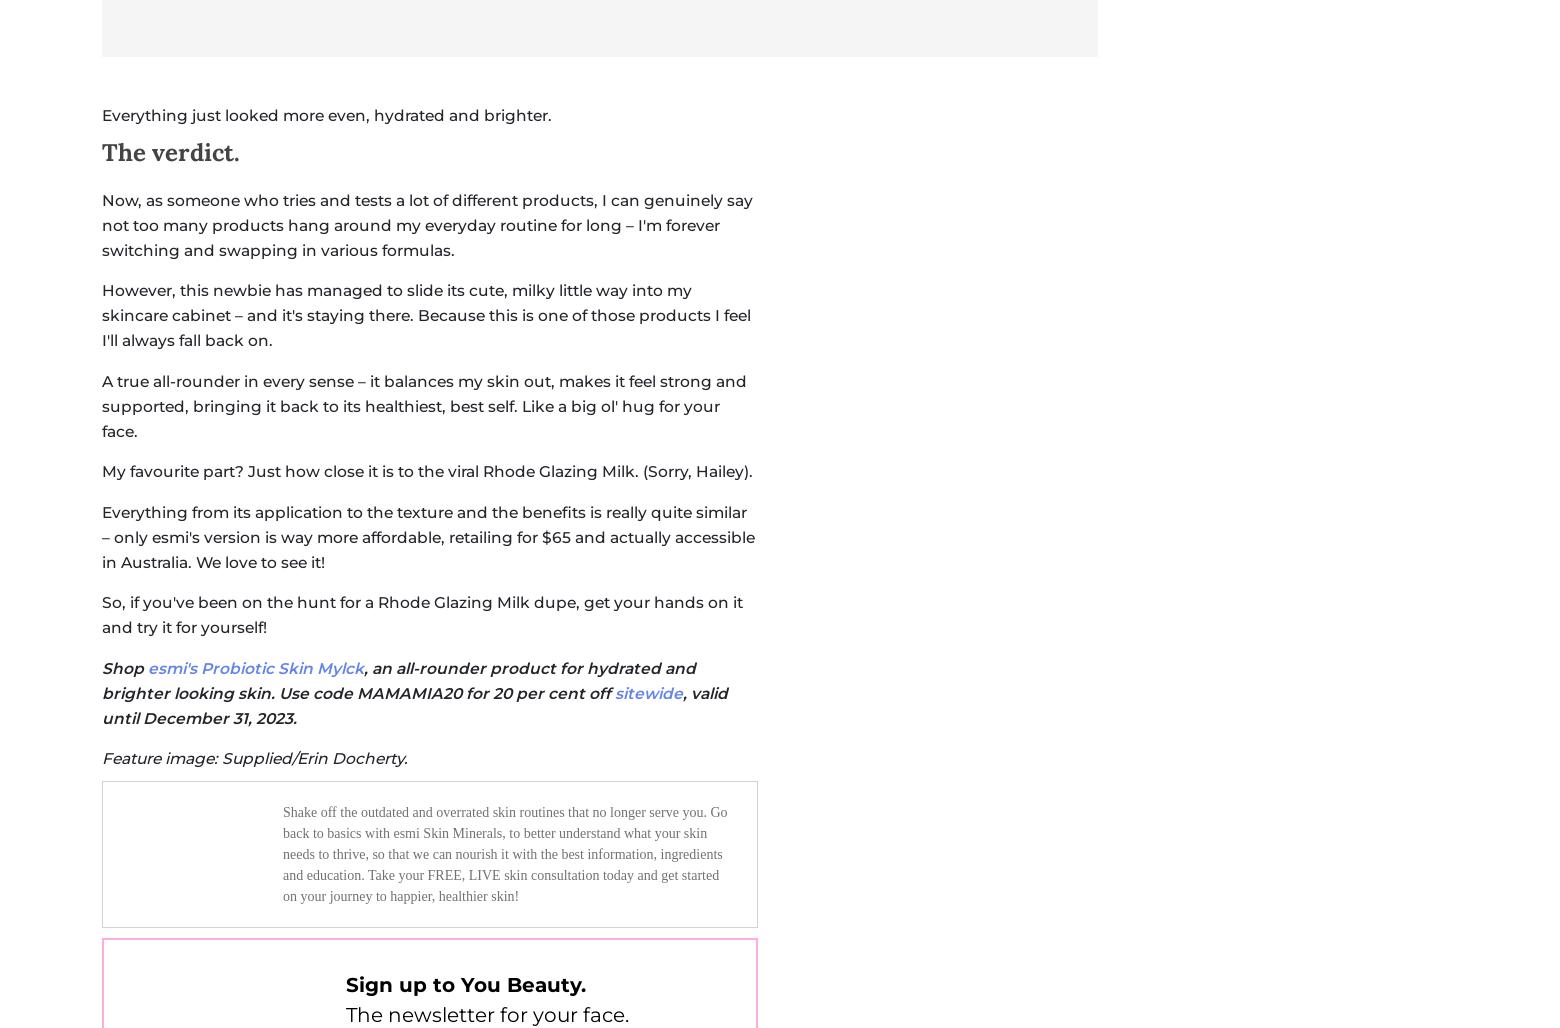 The height and width of the screenshot is (1028, 1560). I want to click on 'privacy', so click(628, 246).